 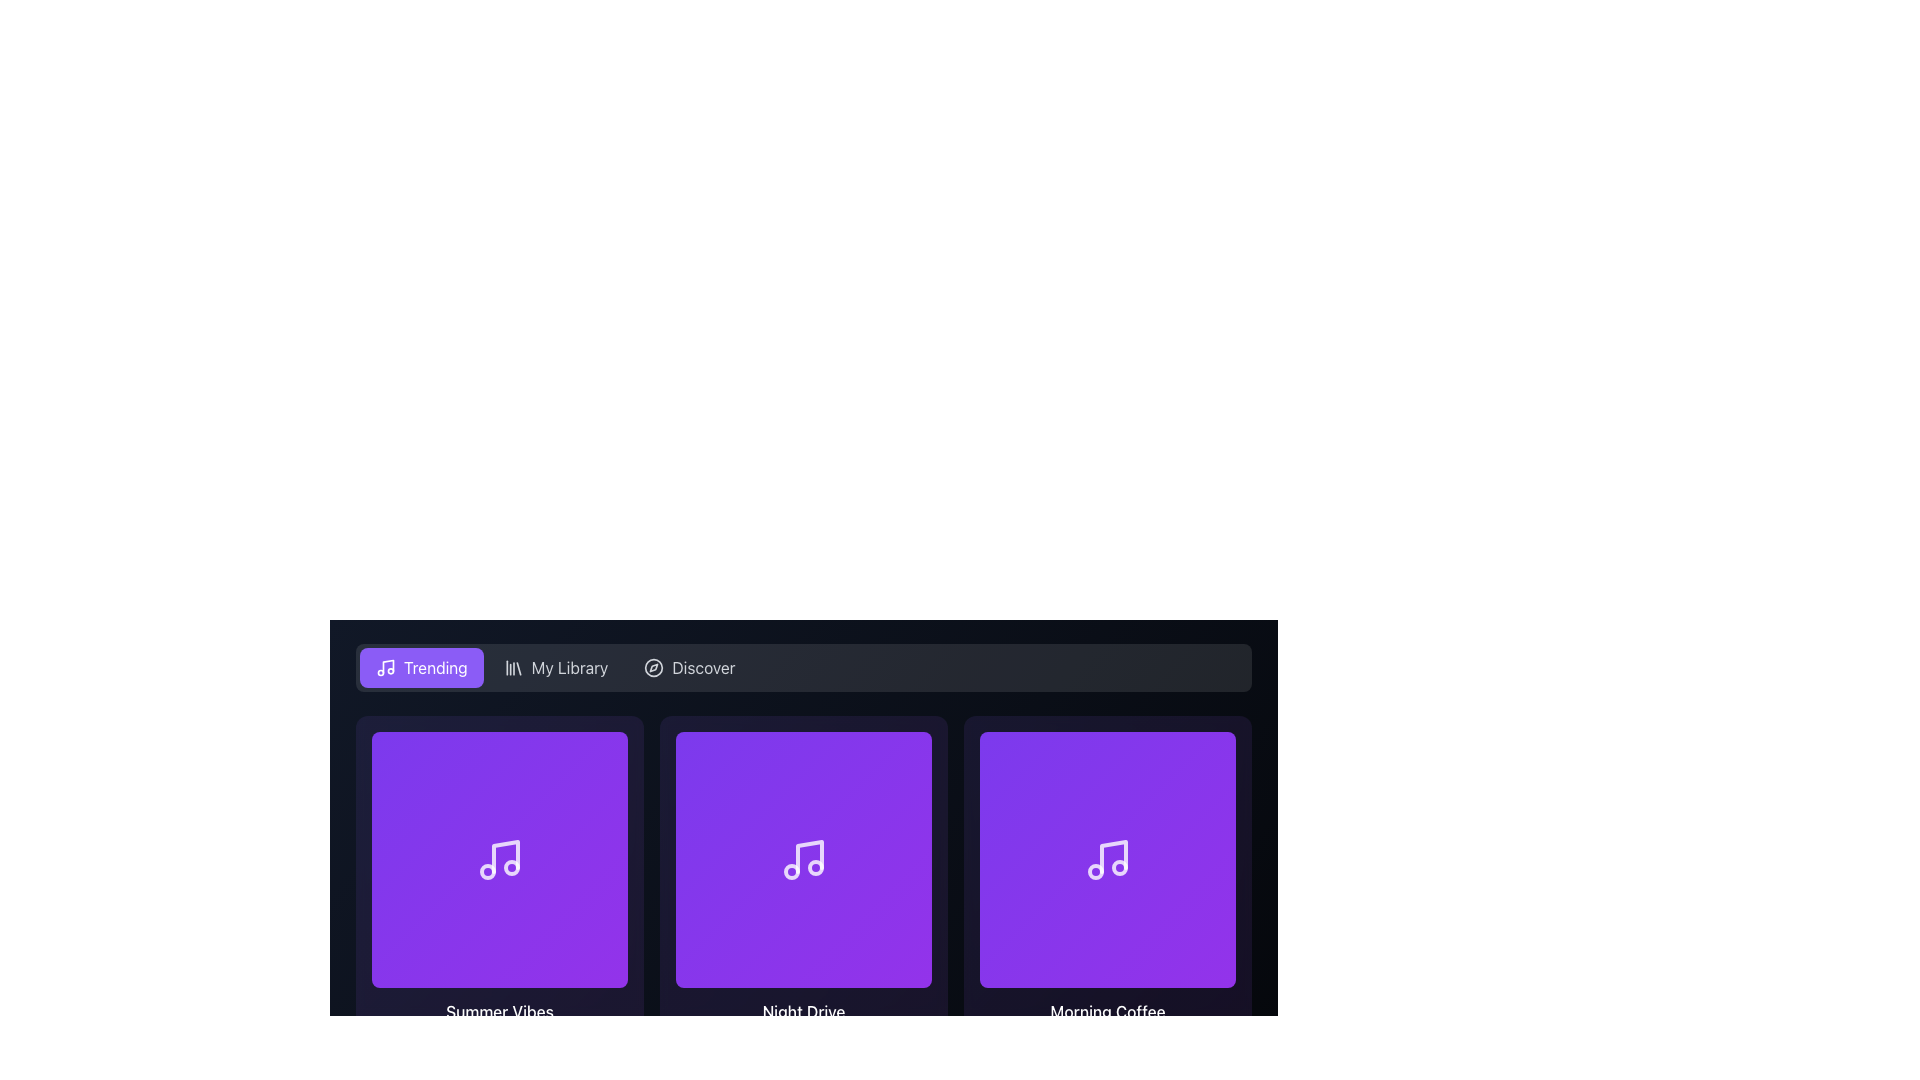 I want to click on the music icon, which is a white musical notes icon with a semi-transparent overlay against a purple background, so click(x=804, y=859).